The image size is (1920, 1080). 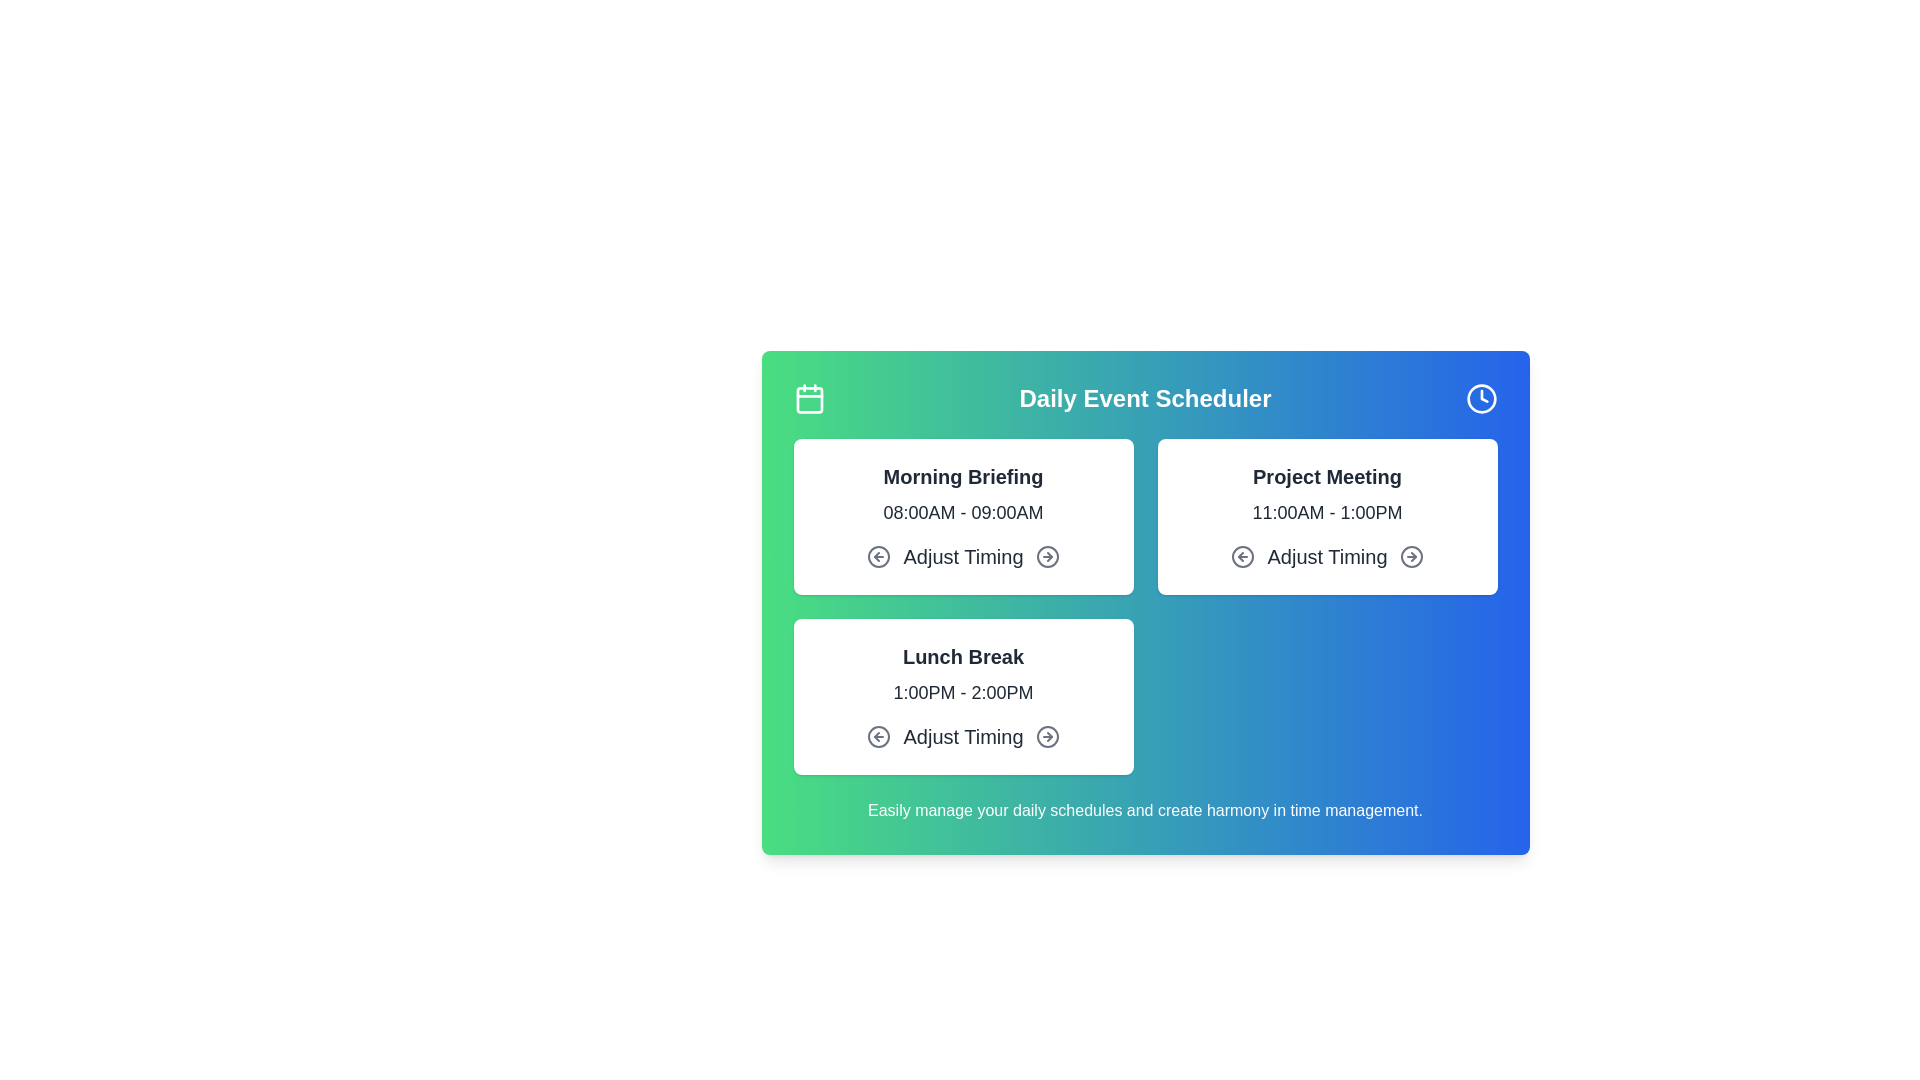 What do you see at coordinates (879, 736) in the screenshot?
I see `the 'Adjust Timing' left arrow for the event Lunch Break` at bounding box center [879, 736].